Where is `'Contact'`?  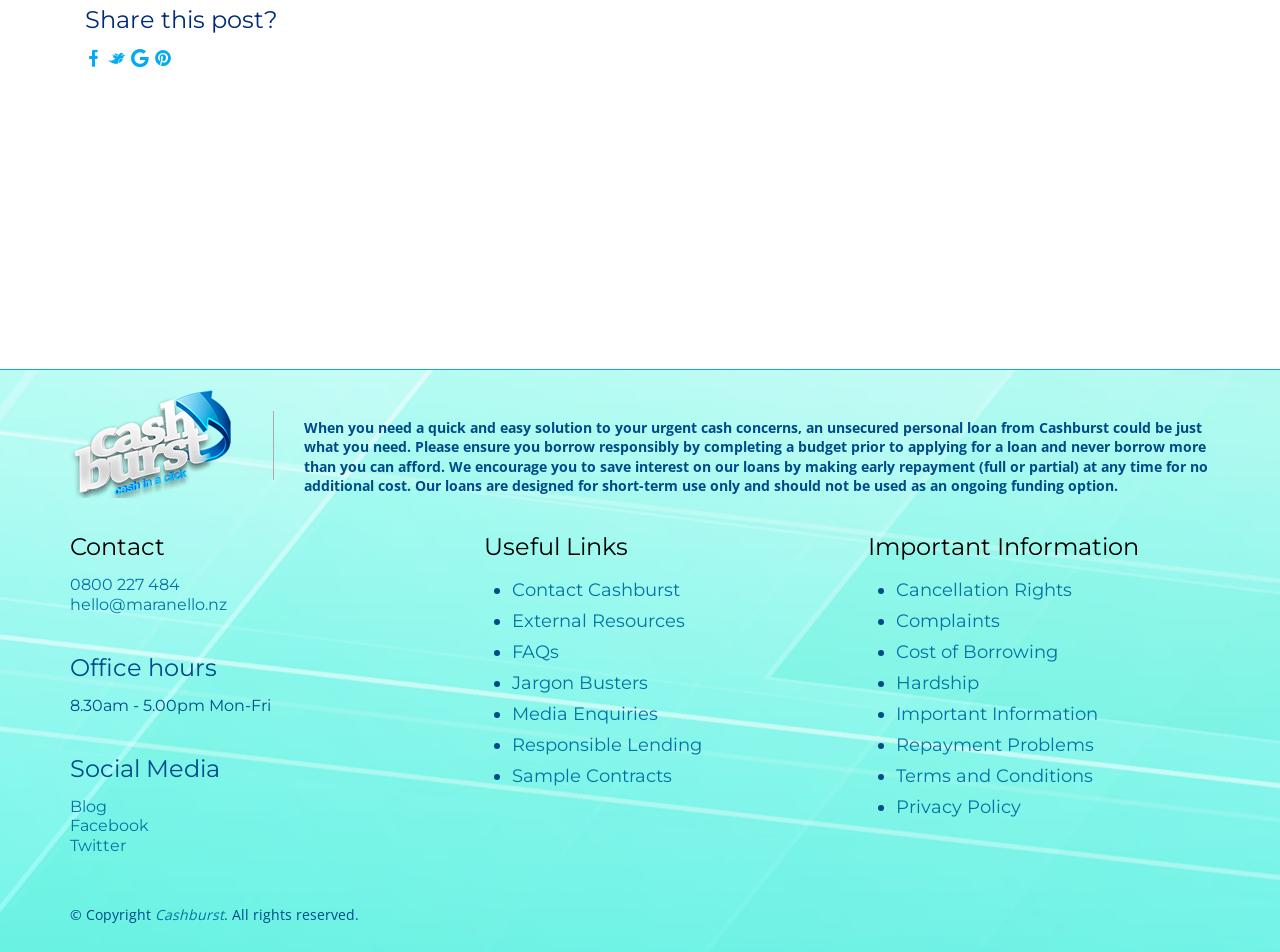 'Contact' is located at coordinates (116, 546).